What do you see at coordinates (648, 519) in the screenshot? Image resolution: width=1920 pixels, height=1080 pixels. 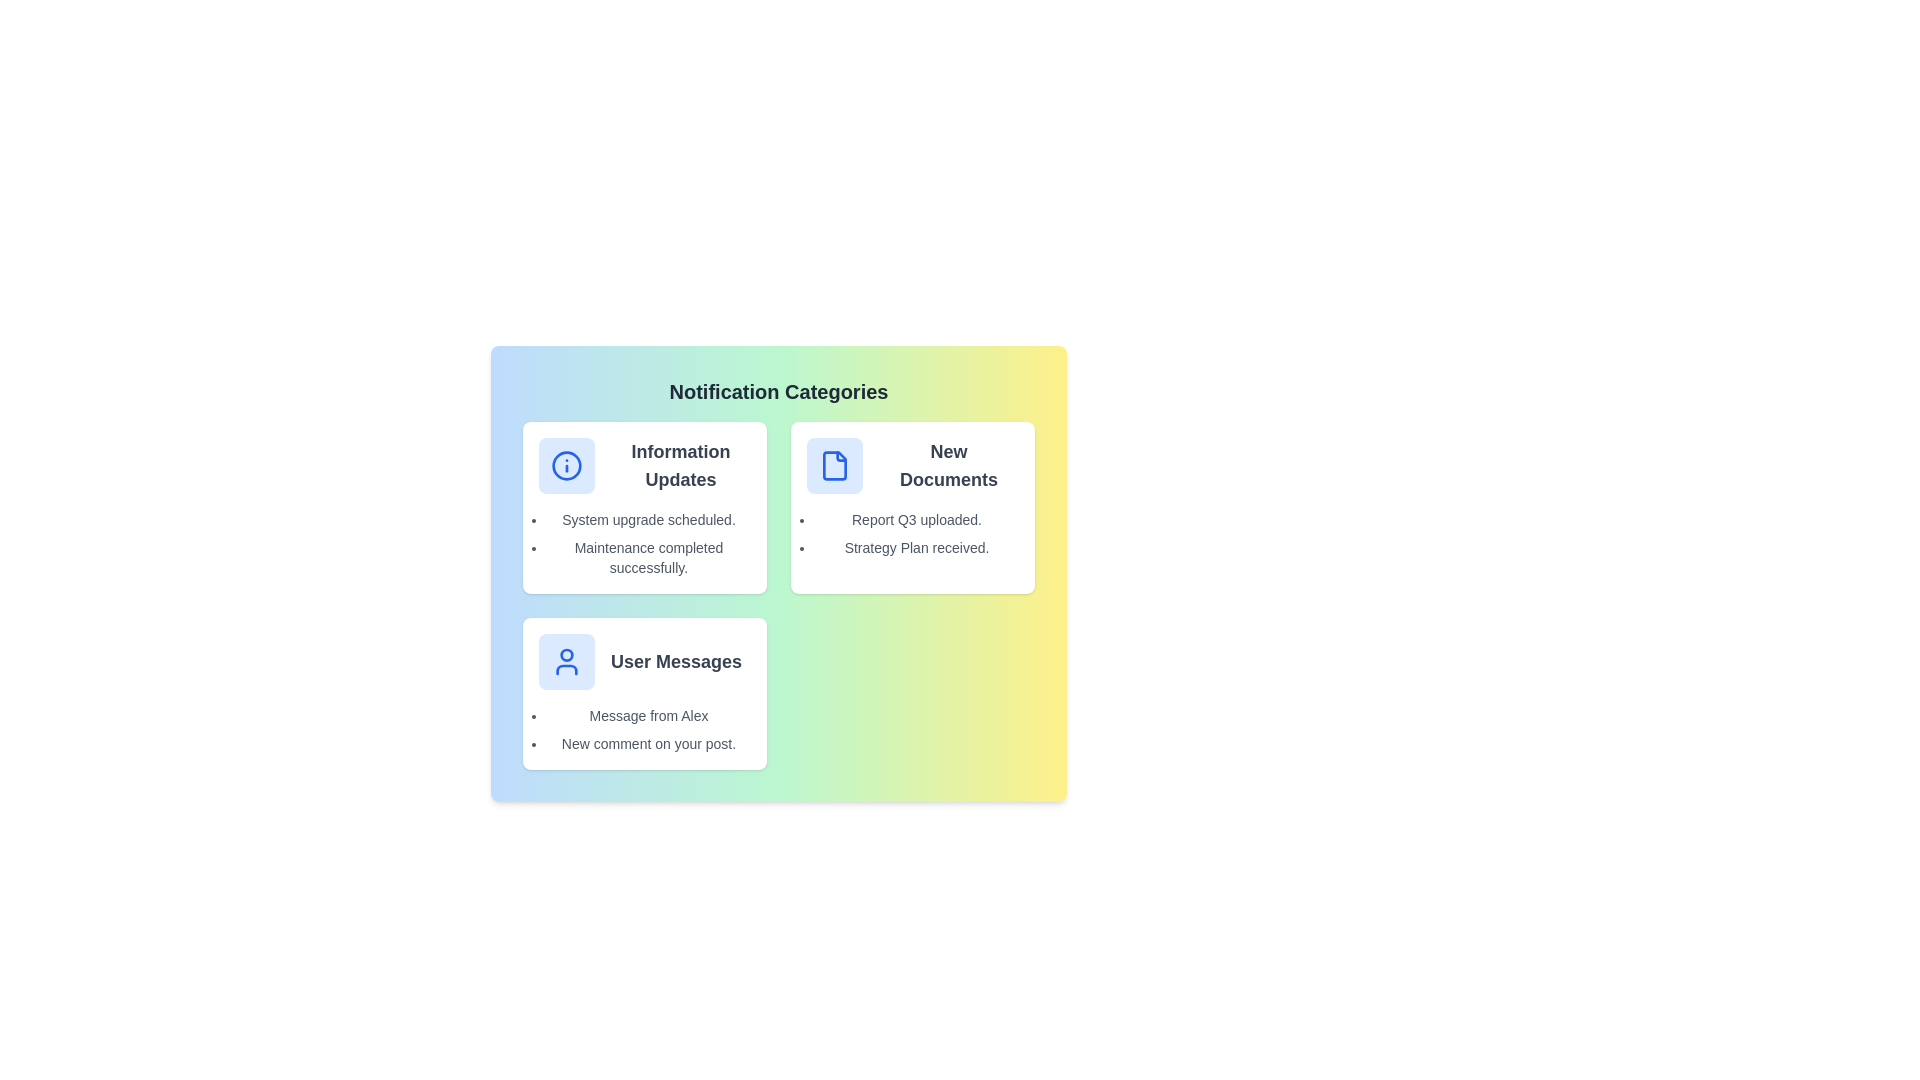 I see `the notification text to select it` at bounding box center [648, 519].